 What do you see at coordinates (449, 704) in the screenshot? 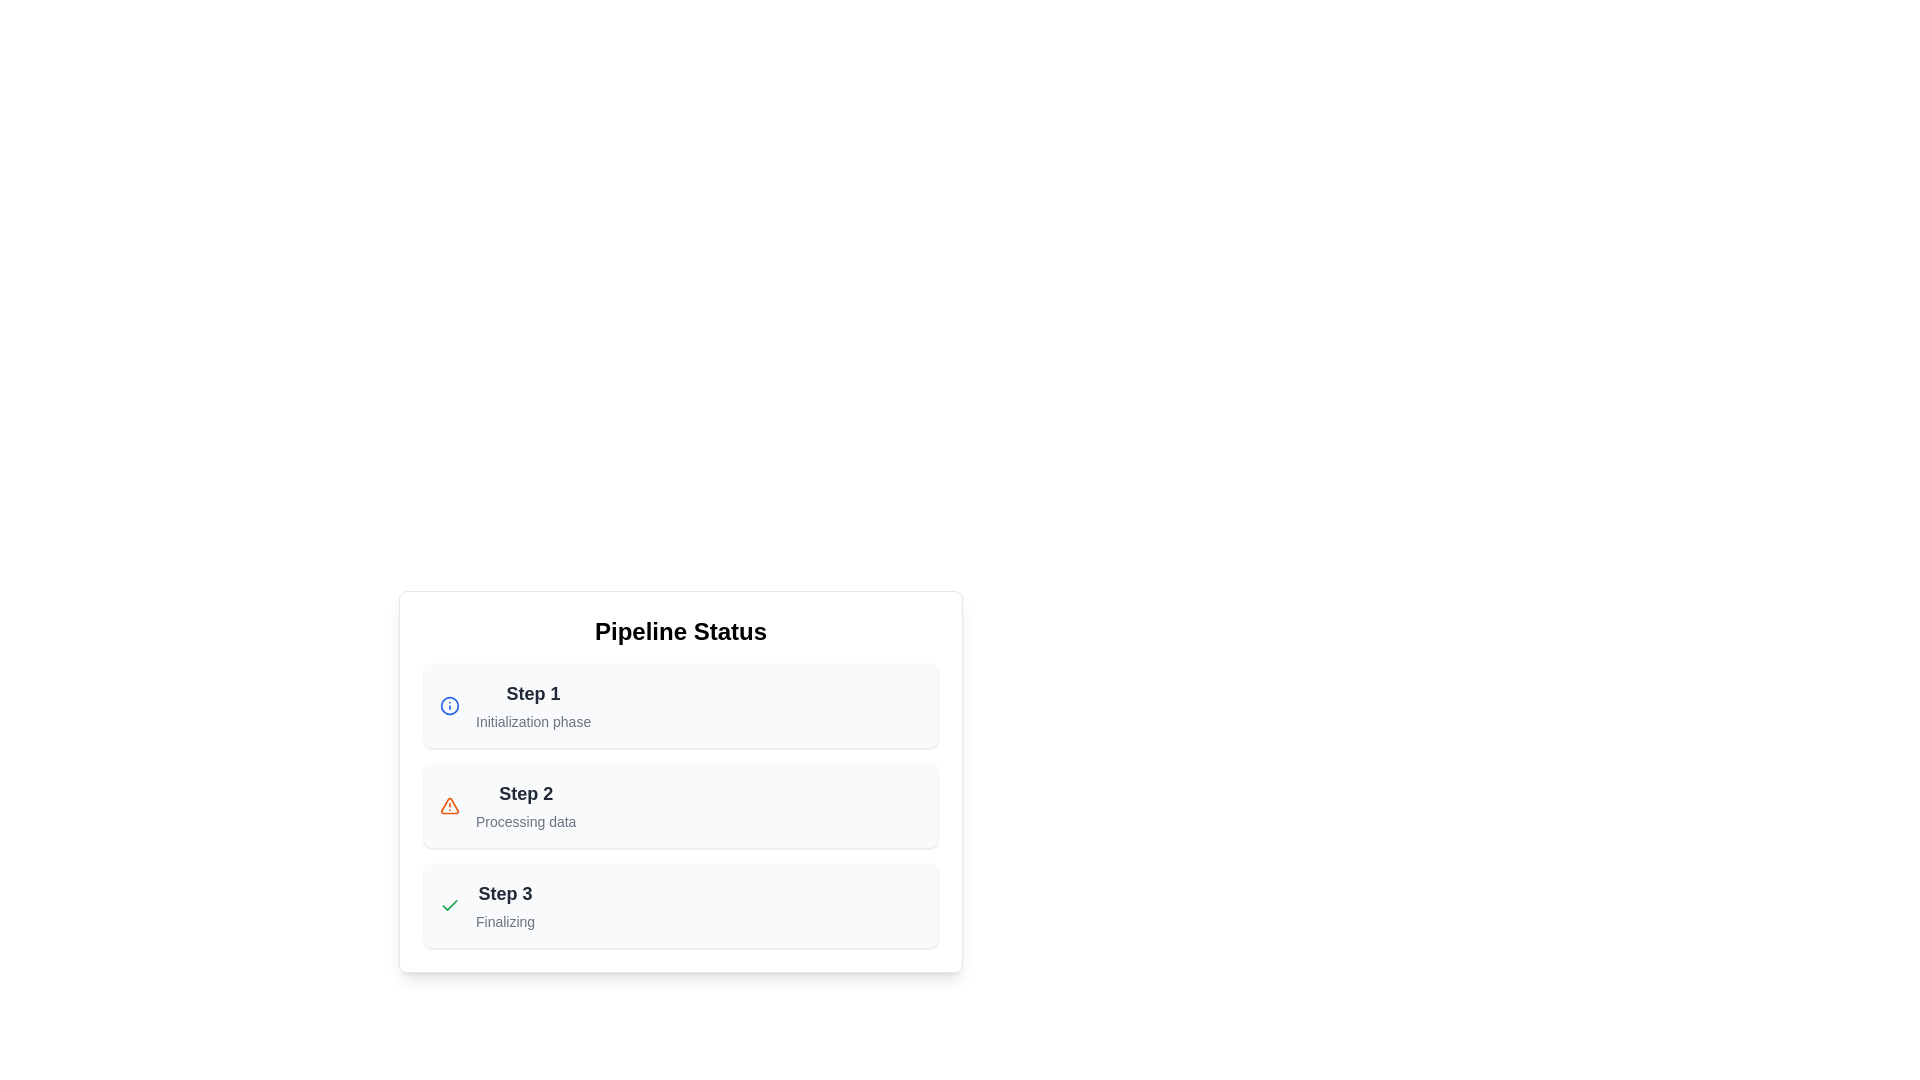
I see `the status icon located at the top-left corner of the card labeled 'Step 1', adjacent to the text heading 'Step 1' and the subheading 'Initialization phase'` at bounding box center [449, 704].